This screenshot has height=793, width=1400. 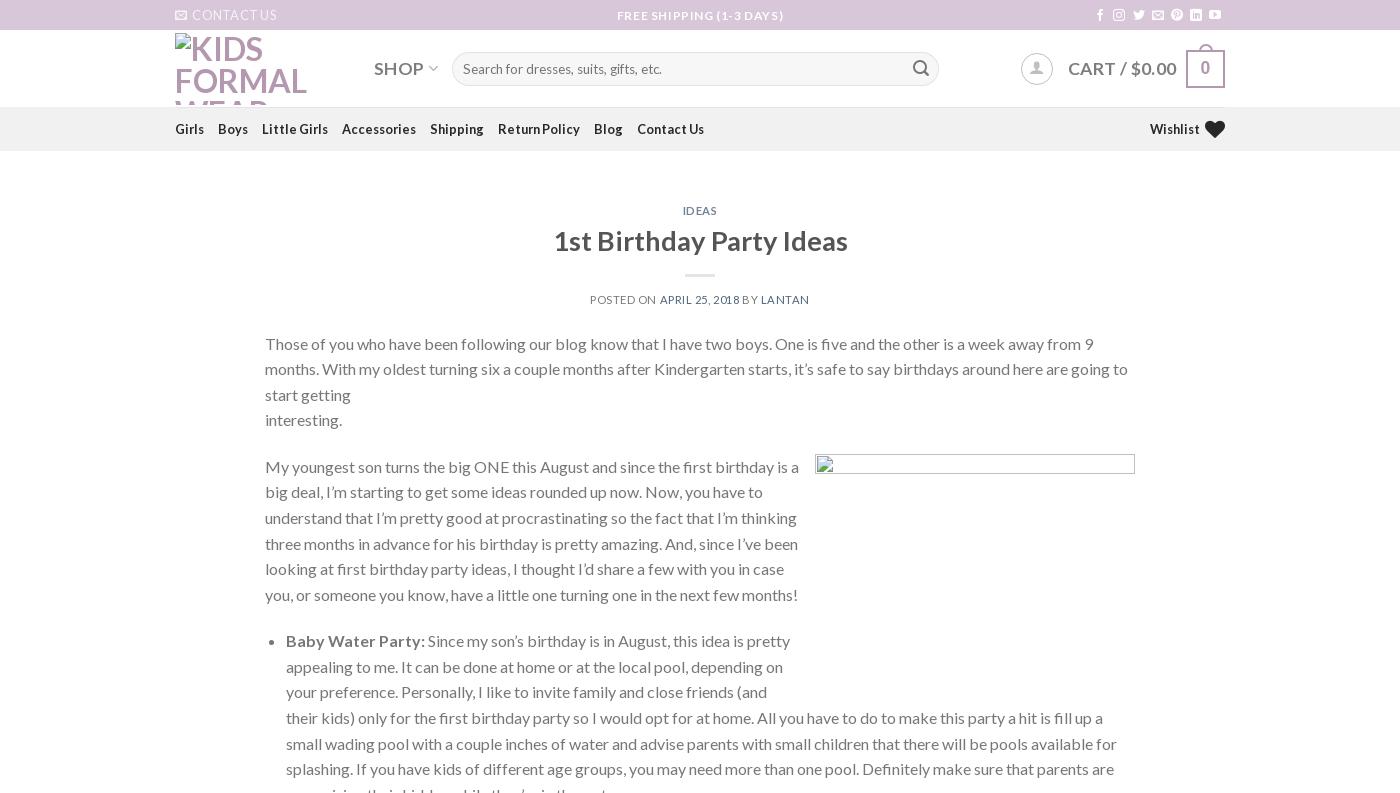 I want to click on 'lantan', so click(x=784, y=298).